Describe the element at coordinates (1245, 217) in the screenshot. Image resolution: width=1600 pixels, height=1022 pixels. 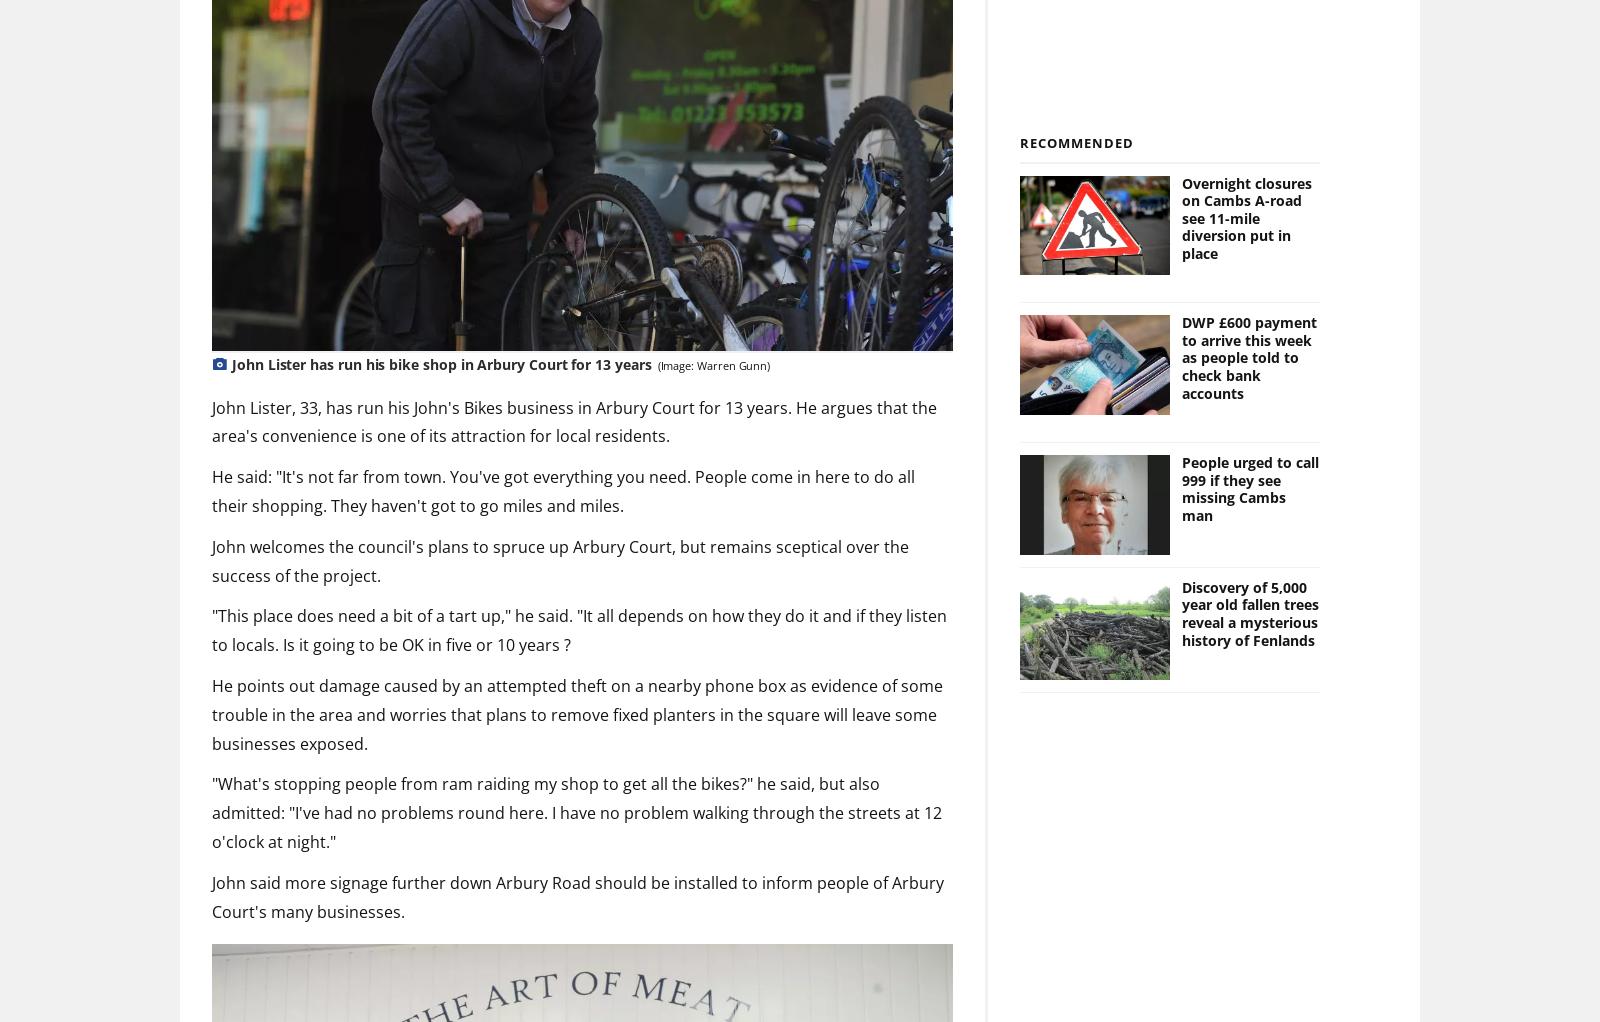
I see `'Overnight closures on Cambs A-road see 11-mile diversion put in place'` at that location.